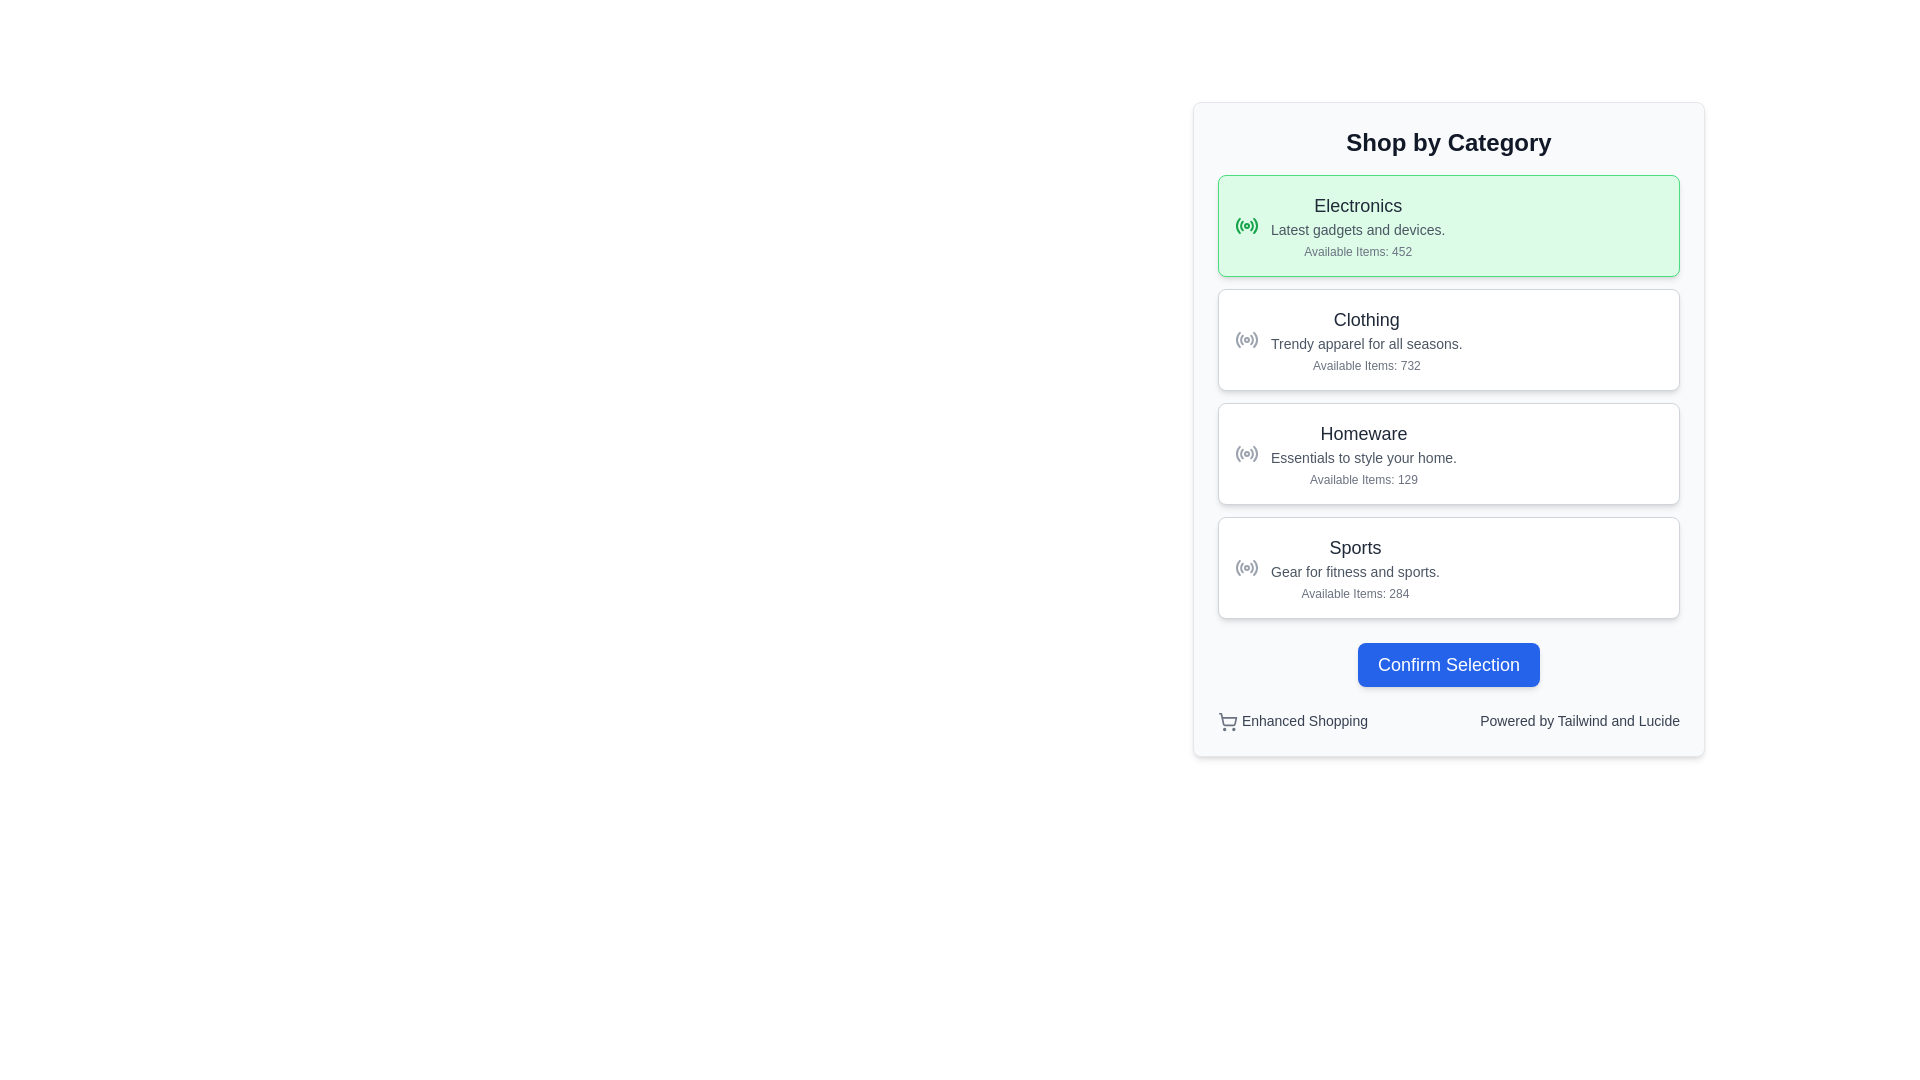 Image resolution: width=1920 pixels, height=1080 pixels. What do you see at coordinates (1449, 225) in the screenshot?
I see `the first category button-like panel in the 'Shop by Category' section` at bounding box center [1449, 225].